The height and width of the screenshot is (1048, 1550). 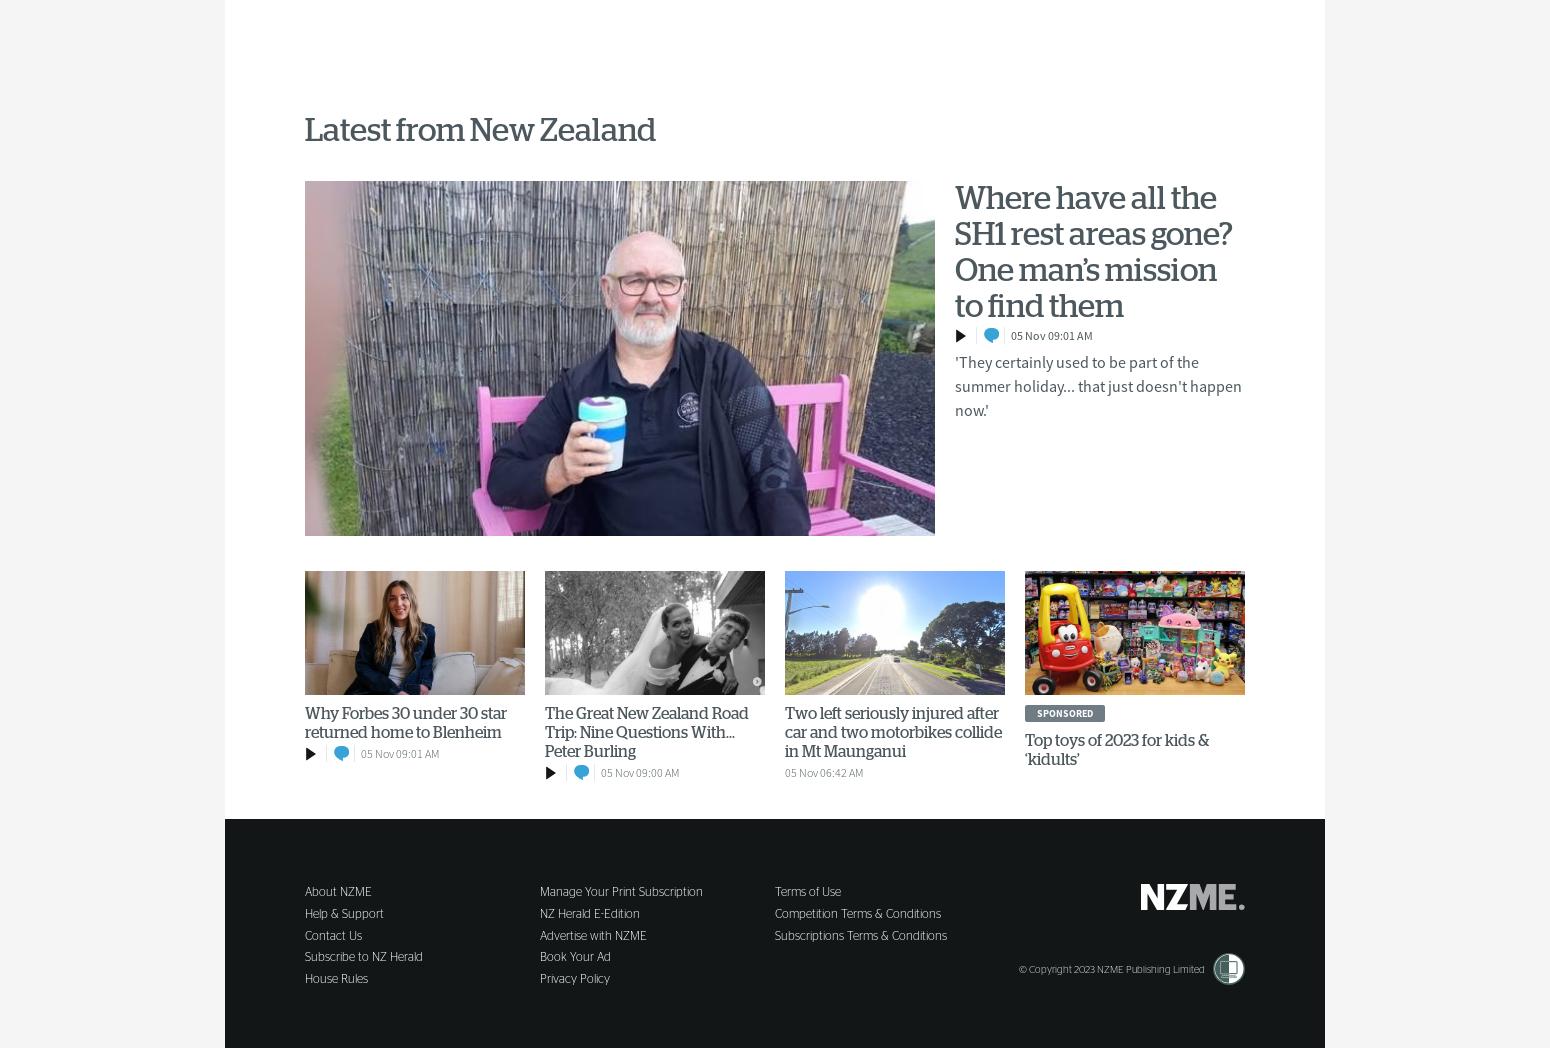 What do you see at coordinates (337, 890) in the screenshot?
I see `'About NZME'` at bounding box center [337, 890].